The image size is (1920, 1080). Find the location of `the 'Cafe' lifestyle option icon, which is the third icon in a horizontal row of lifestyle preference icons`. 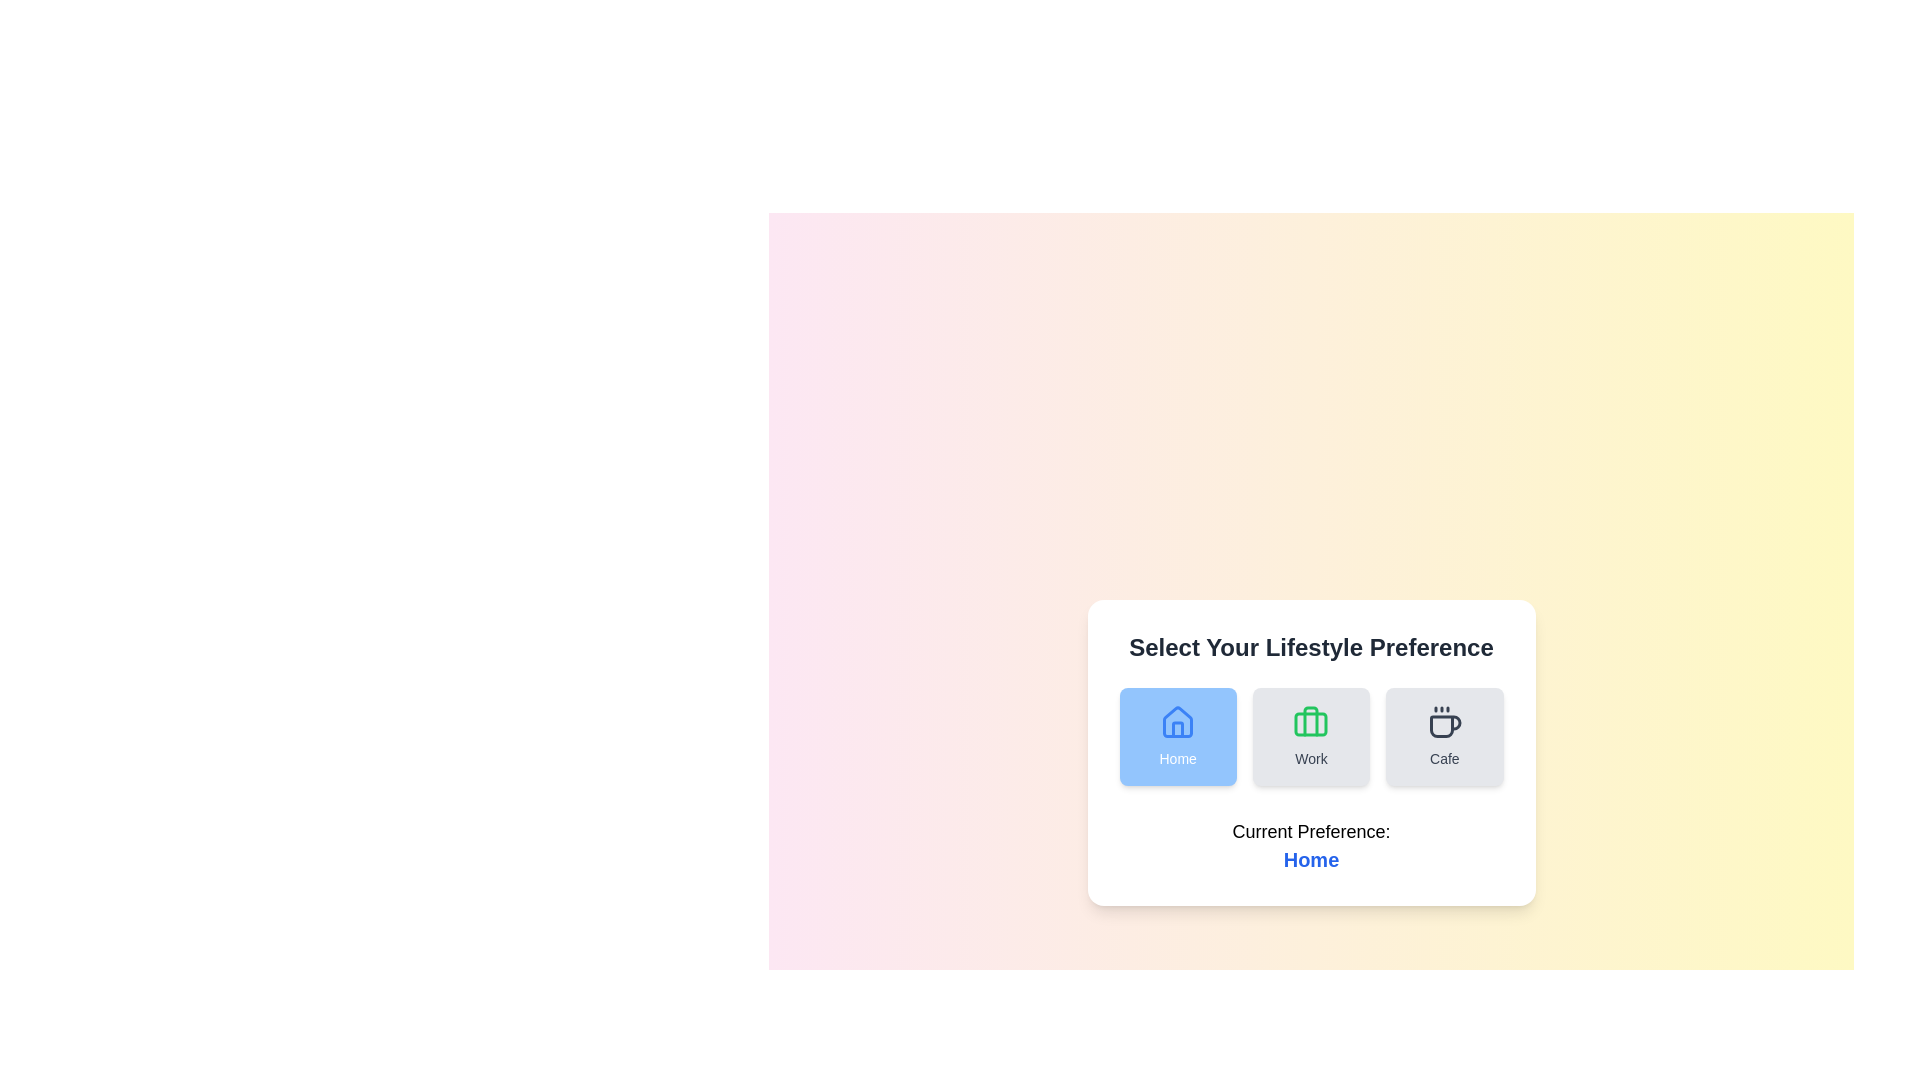

the 'Cafe' lifestyle option icon, which is the third icon in a horizontal row of lifestyle preference icons is located at coordinates (1445, 726).